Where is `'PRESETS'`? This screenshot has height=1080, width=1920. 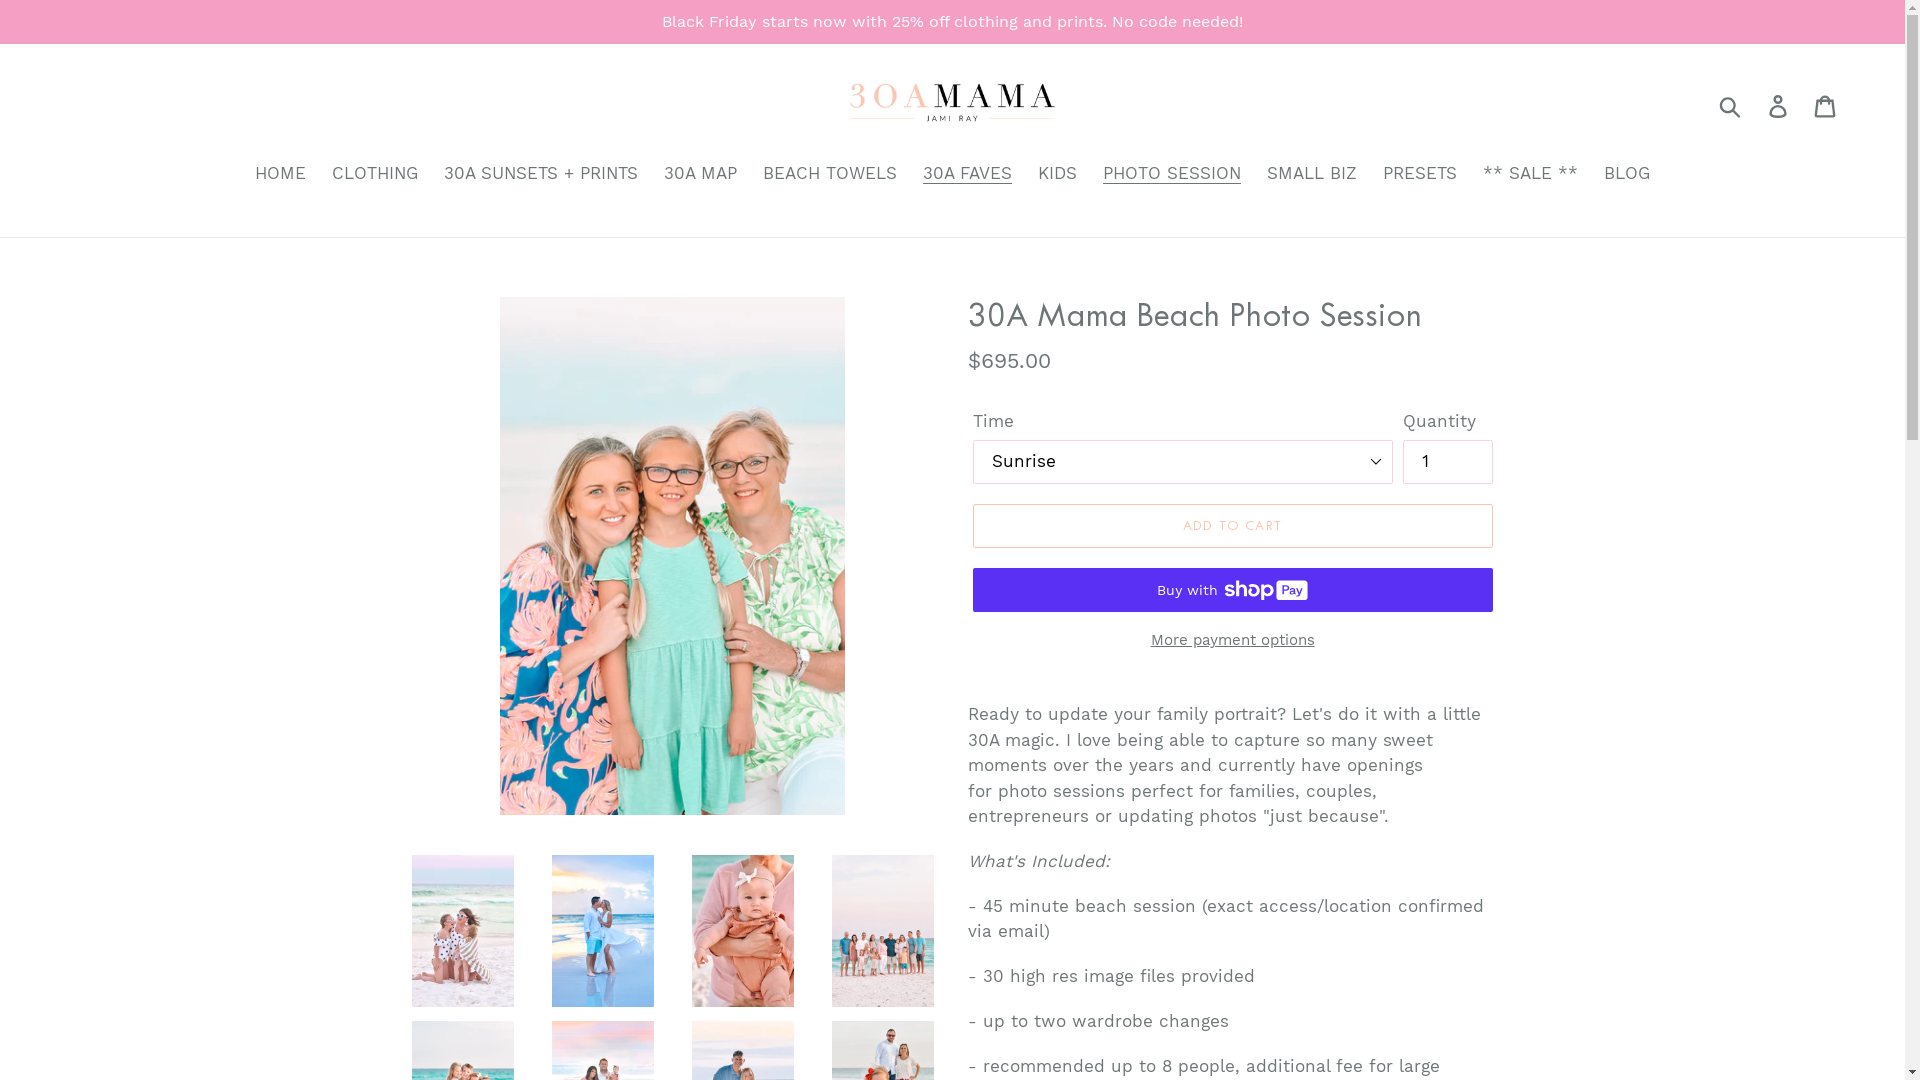
'PRESETS' is located at coordinates (1419, 174).